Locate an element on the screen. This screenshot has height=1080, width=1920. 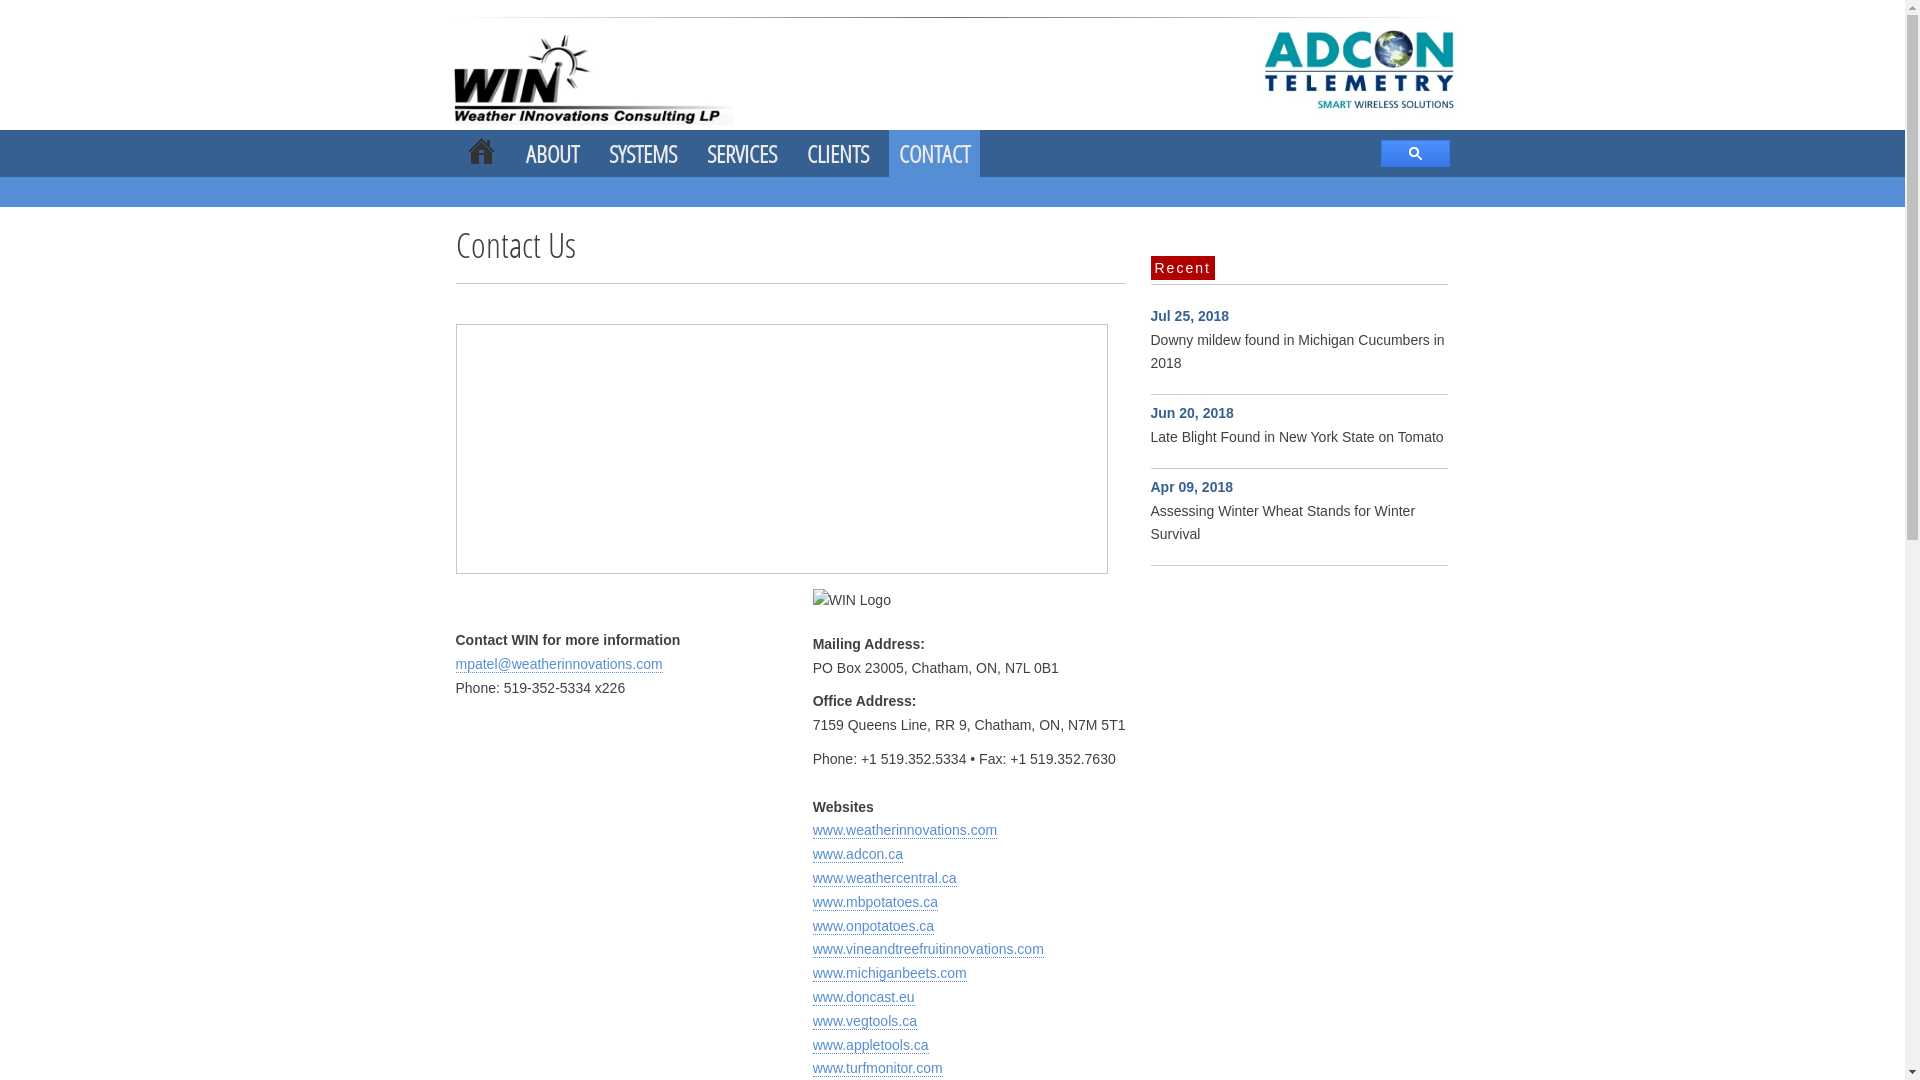
'mpatel@weatherinnovations.com' is located at coordinates (559, 664).